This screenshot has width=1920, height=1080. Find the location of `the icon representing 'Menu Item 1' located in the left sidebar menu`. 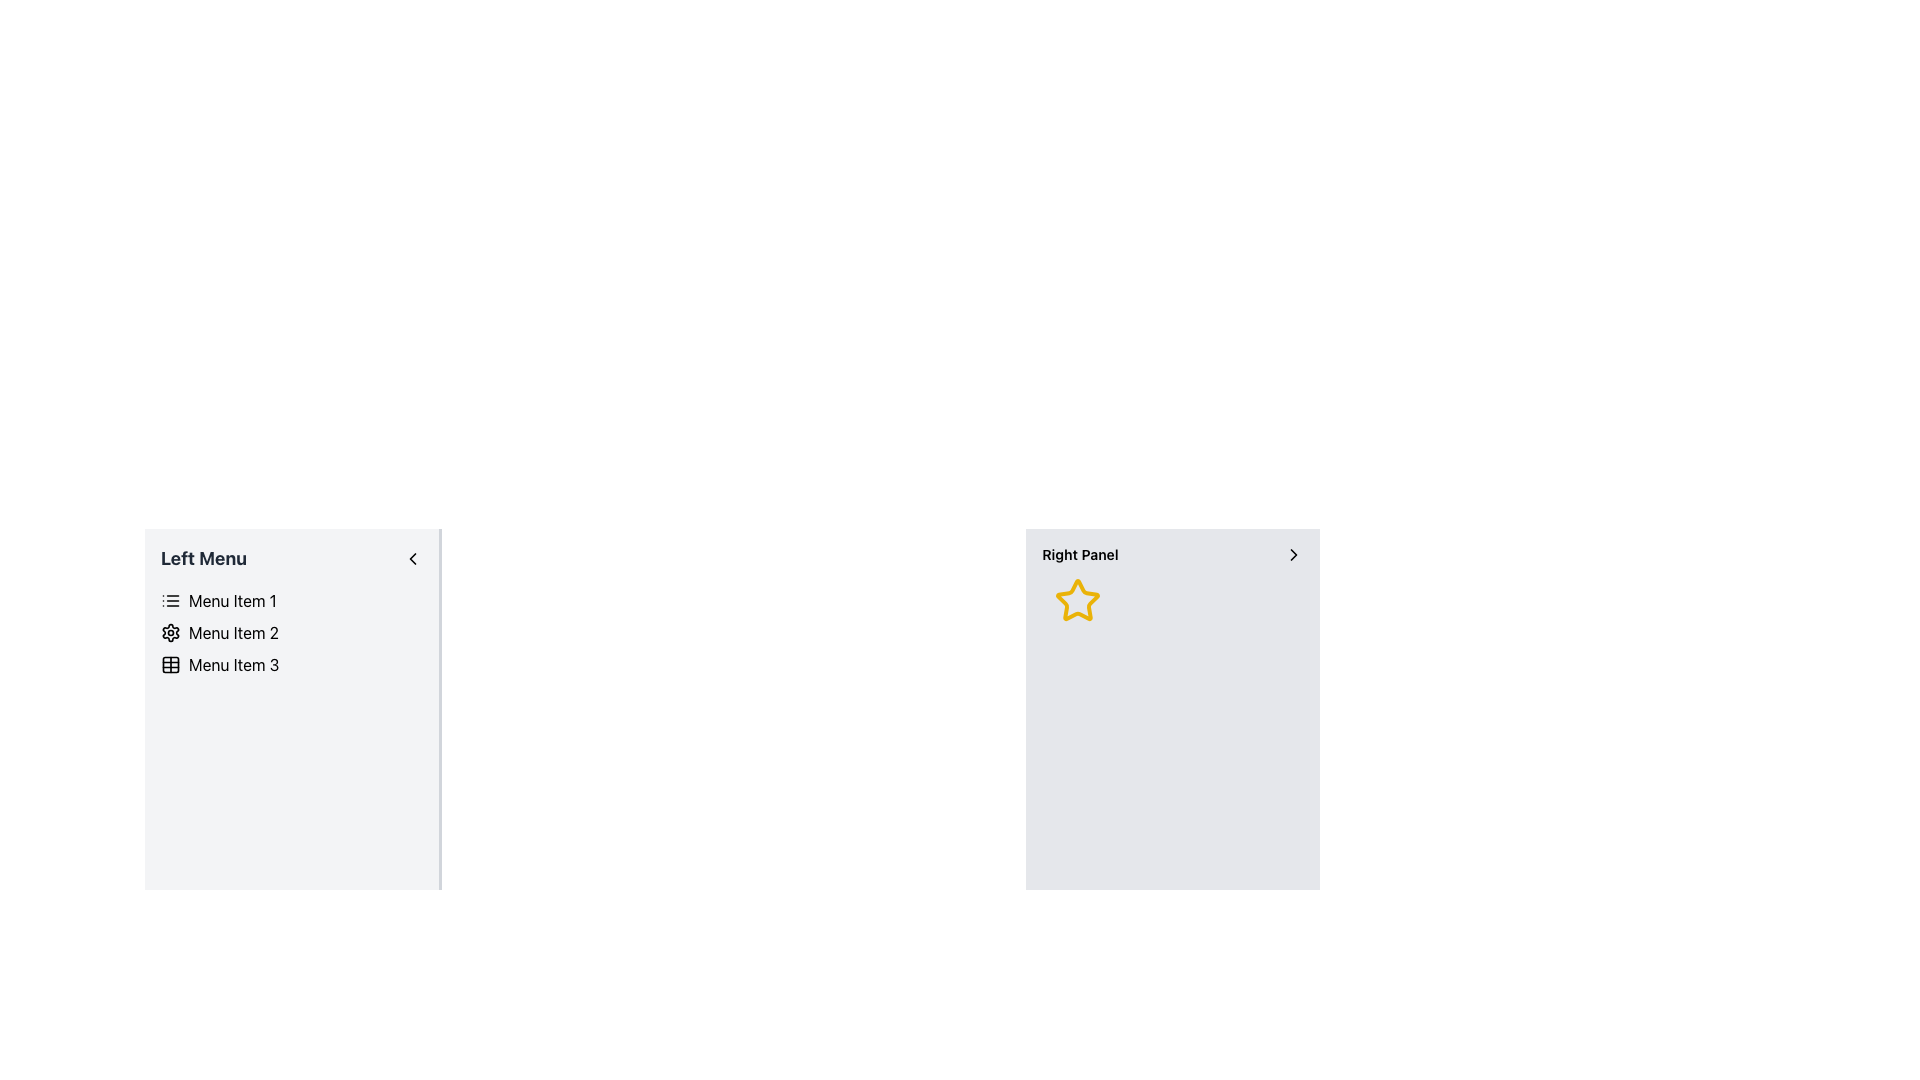

the icon representing 'Menu Item 1' located in the left sidebar menu is located at coordinates (171, 600).